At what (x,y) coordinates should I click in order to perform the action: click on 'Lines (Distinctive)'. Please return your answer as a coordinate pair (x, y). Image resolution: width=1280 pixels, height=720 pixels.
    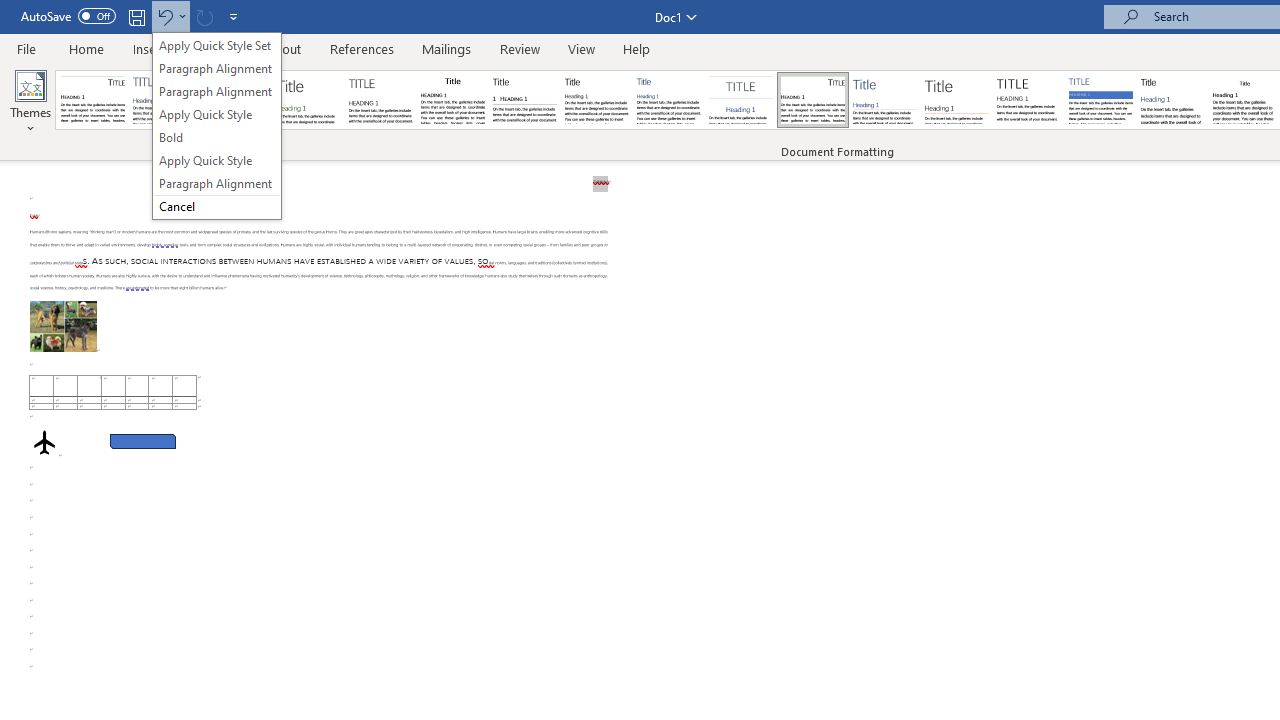
    Looking at the image, I should click on (812, 100).